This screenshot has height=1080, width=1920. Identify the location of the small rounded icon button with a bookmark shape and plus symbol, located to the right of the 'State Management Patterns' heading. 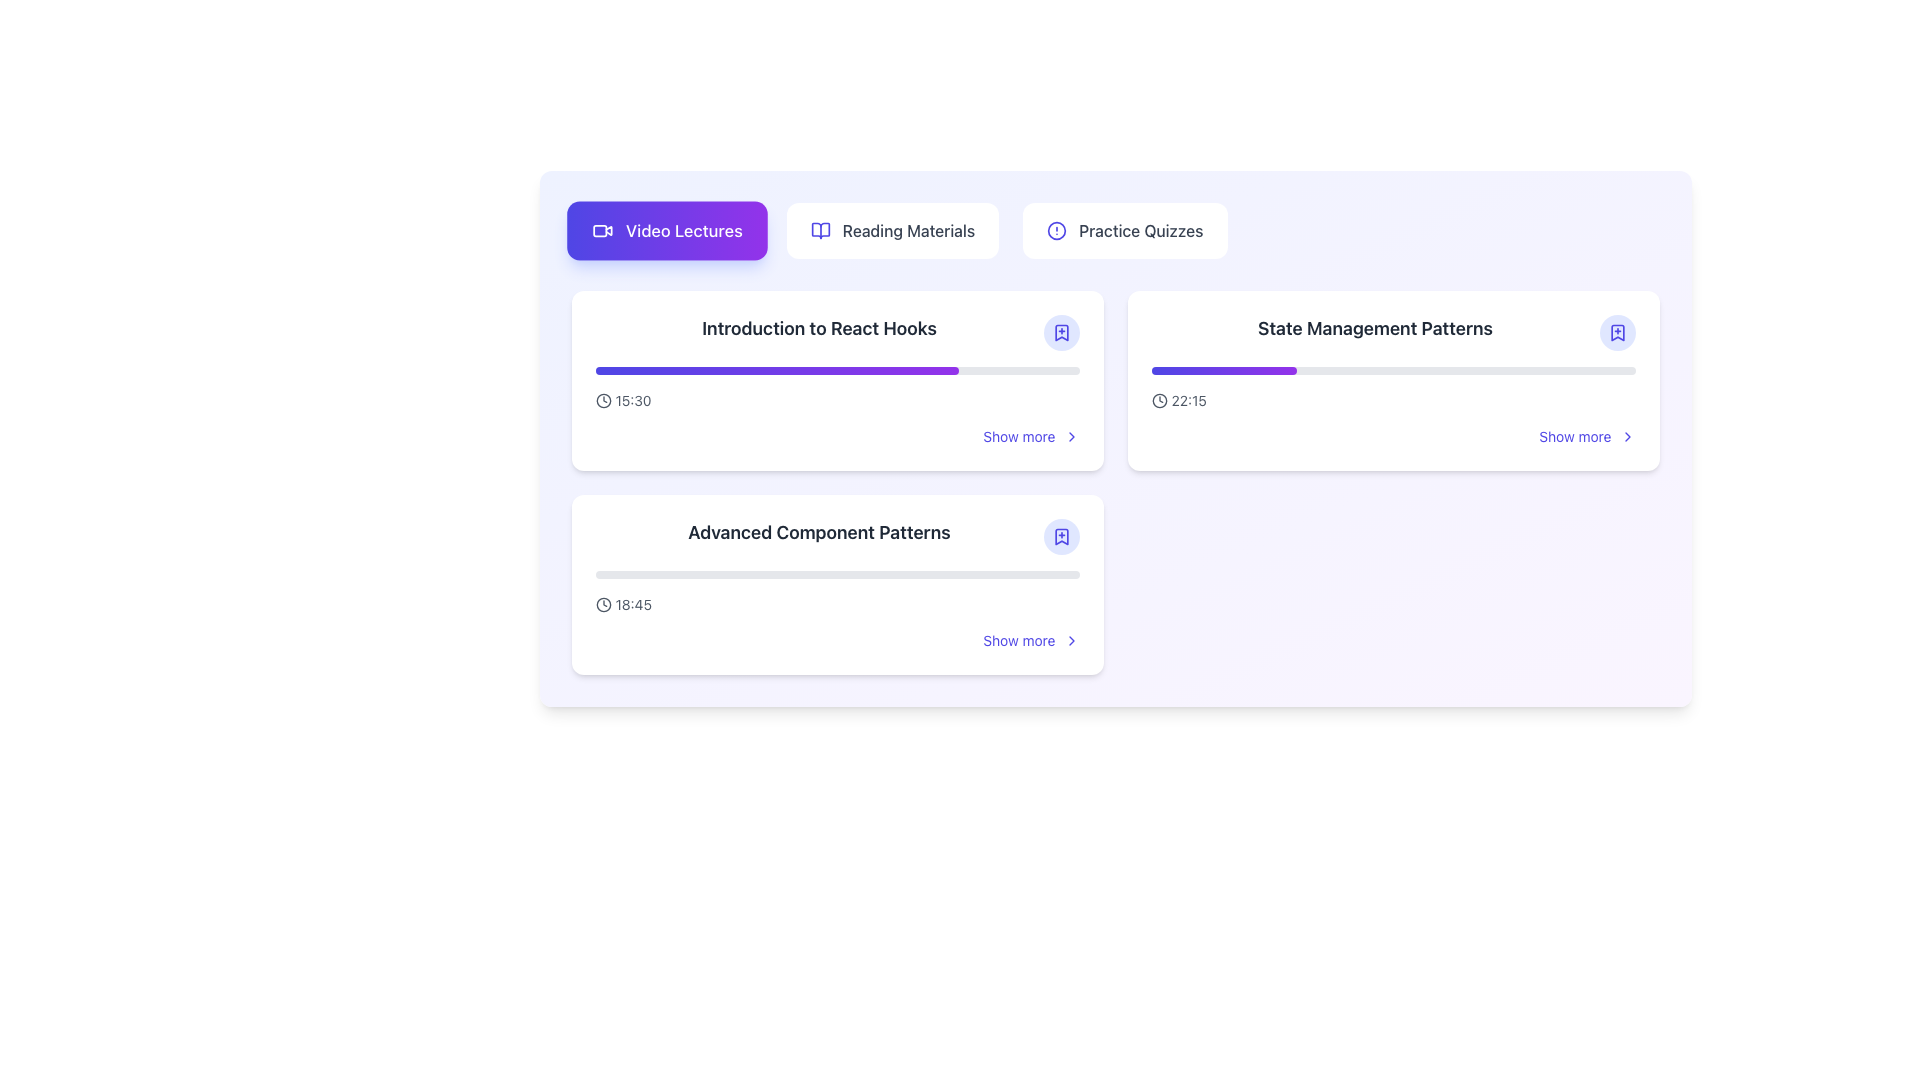
(1617, 331).